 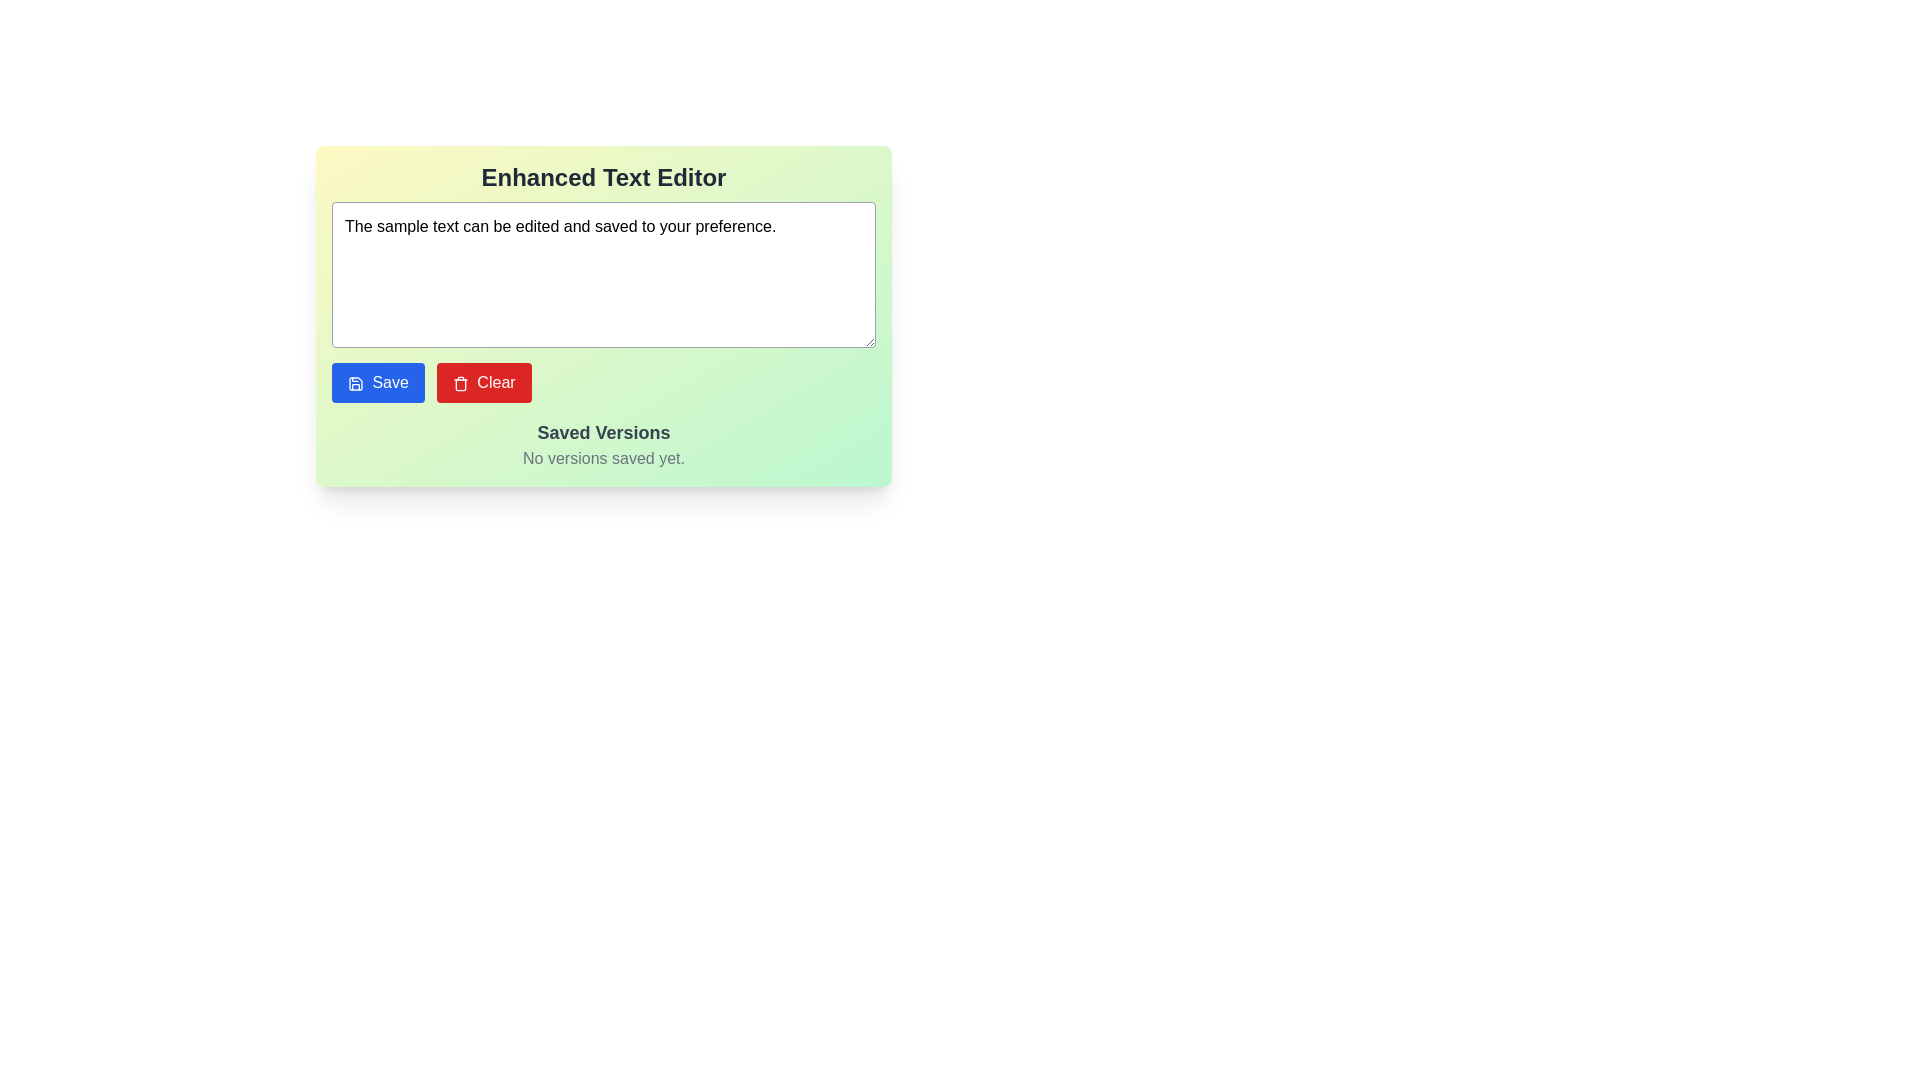 I want to click on the save icon, which is a compact icon representing a save or document symbol with a blue background, so click(x=355, y=382).